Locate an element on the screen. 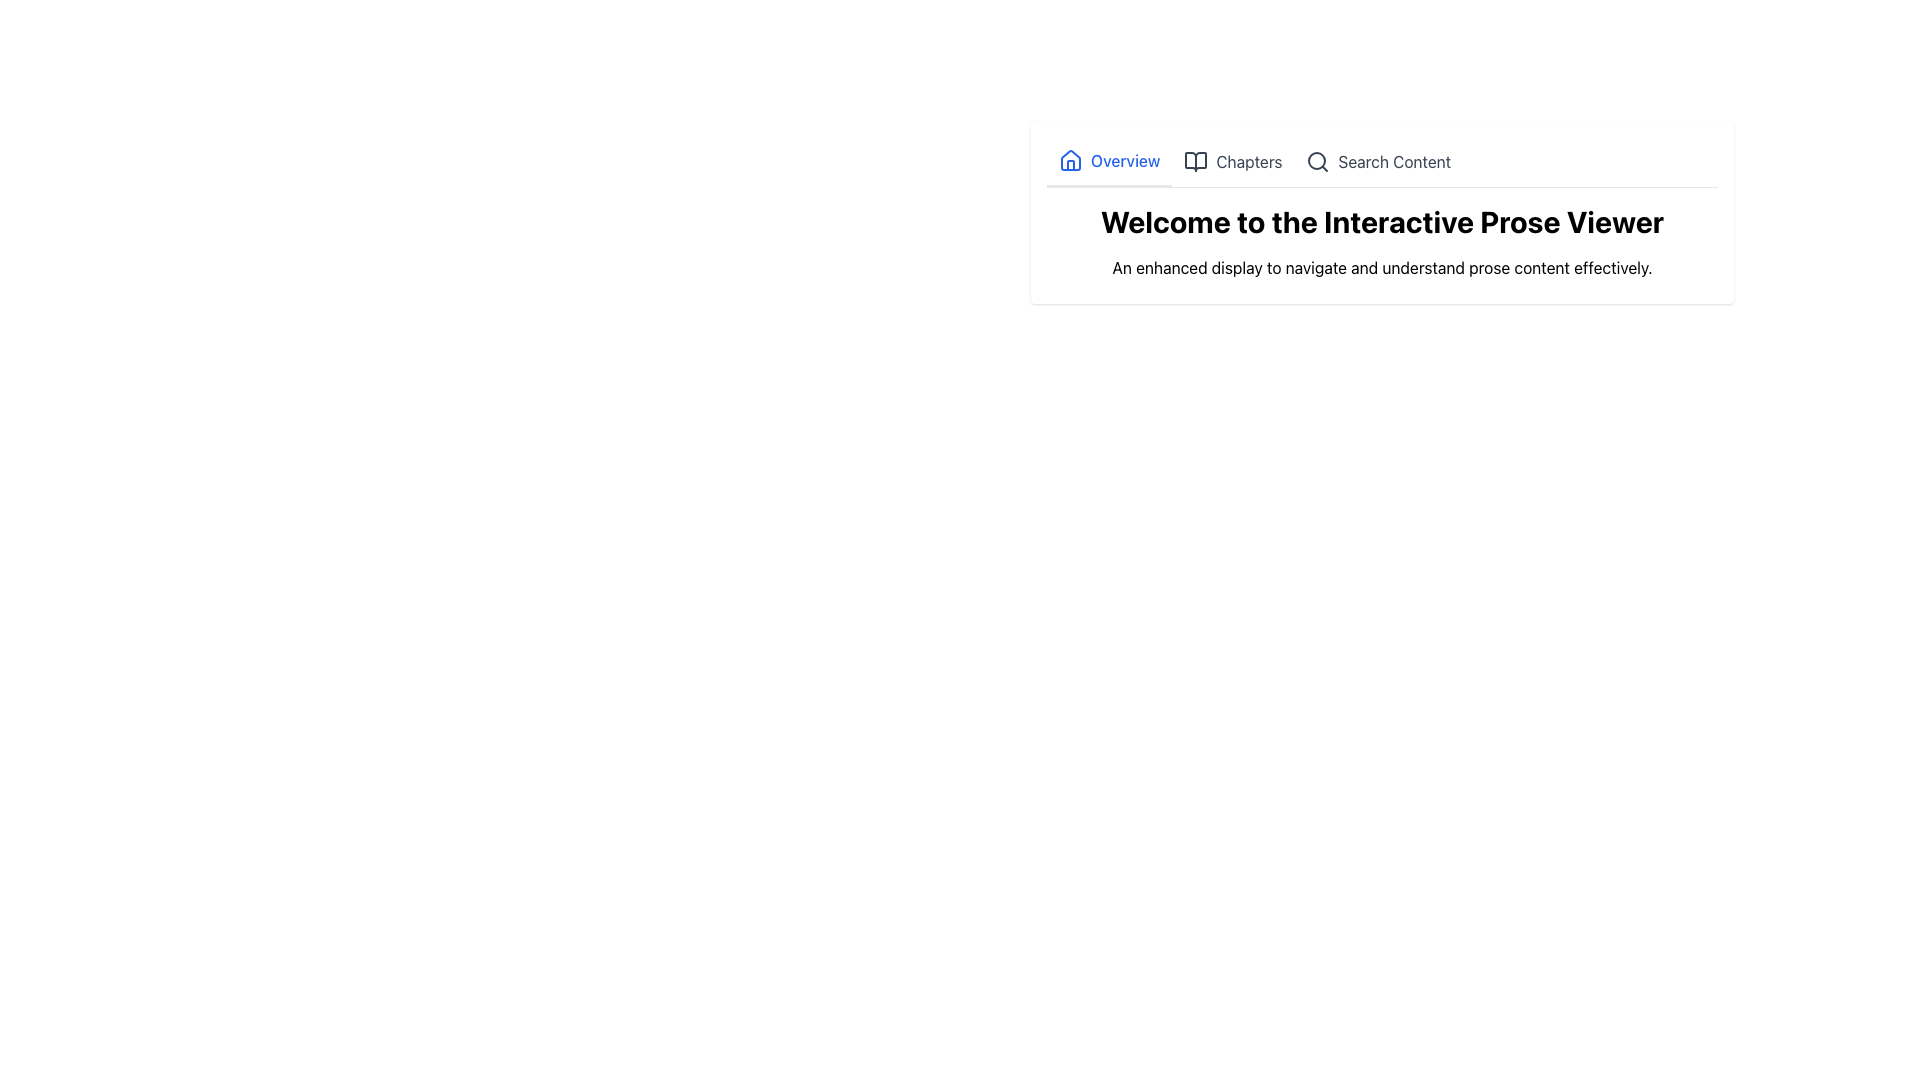 This screenshot has height=1080, width=1920. the Navigation bar is located at coordinates (1381, 161).